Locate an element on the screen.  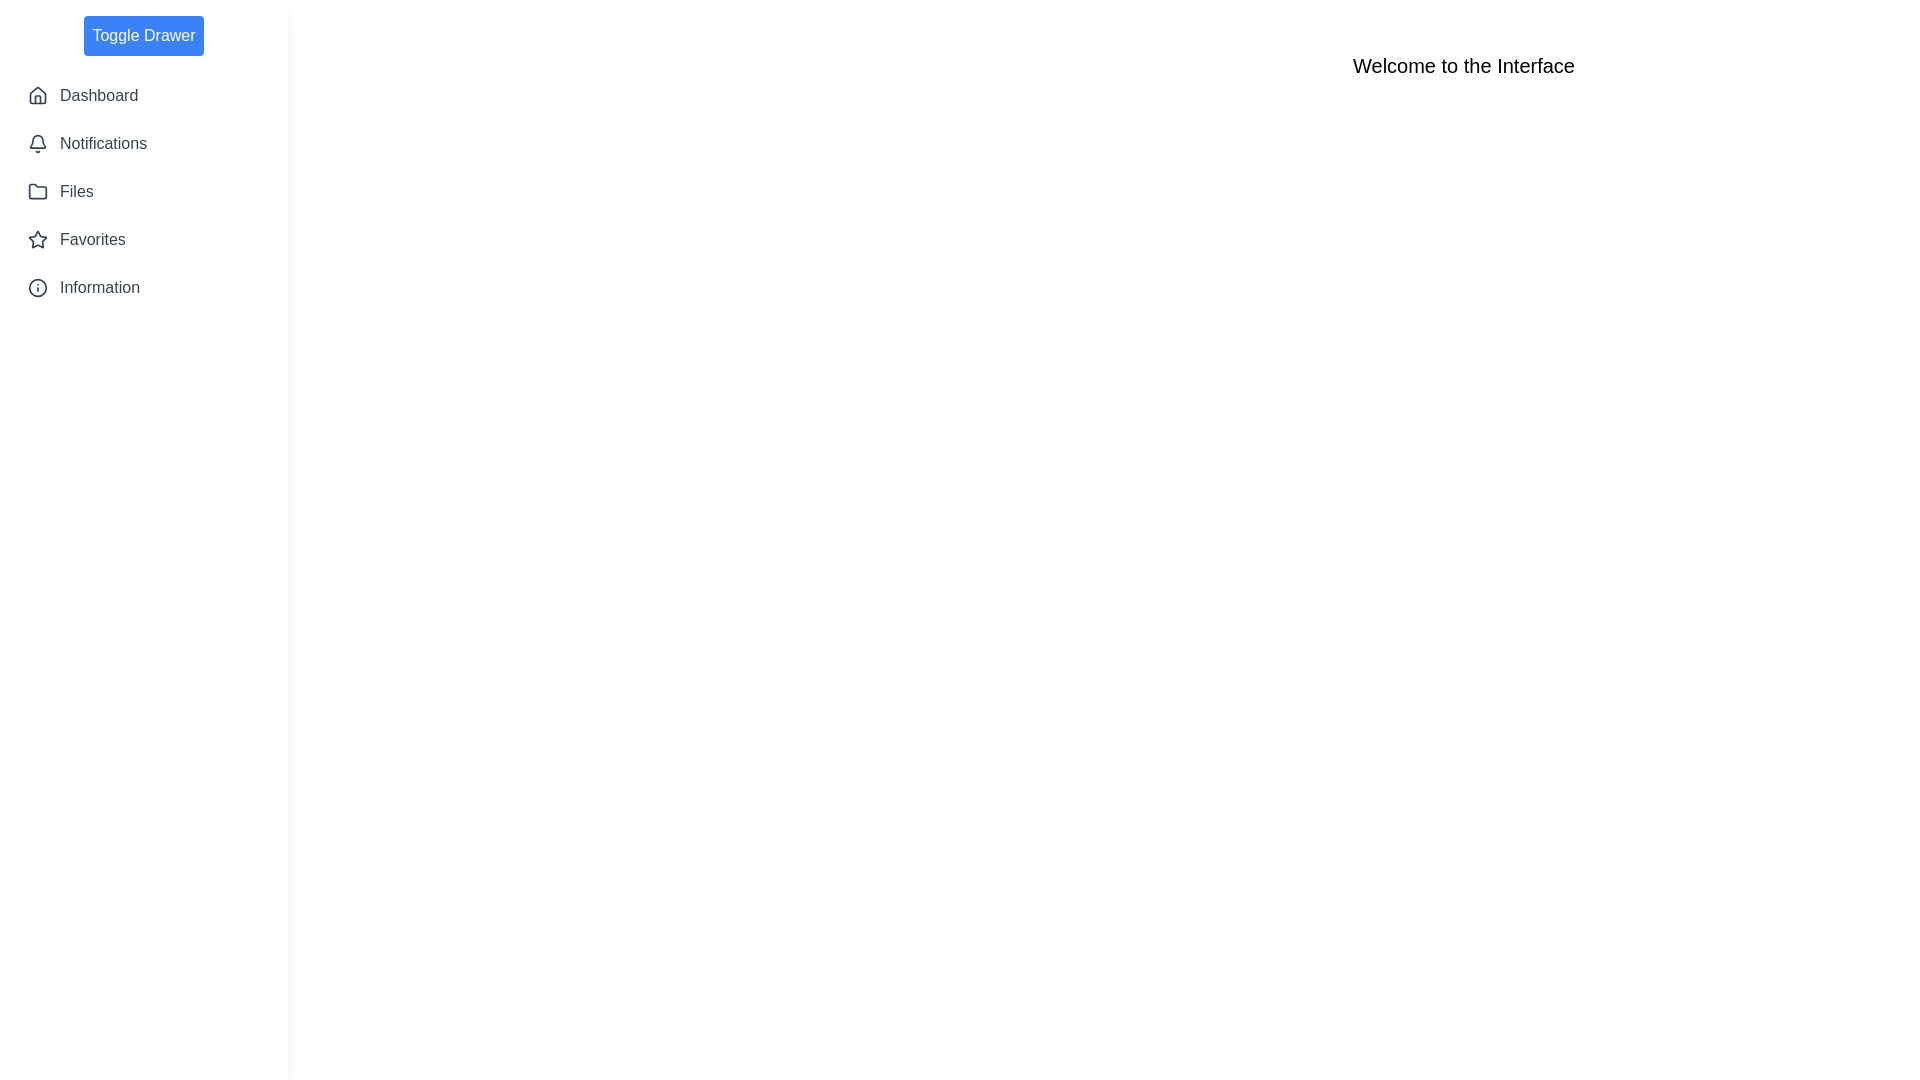
the icon corresponding to the Notifications in the sidebar is located at coordinates (38, 142).